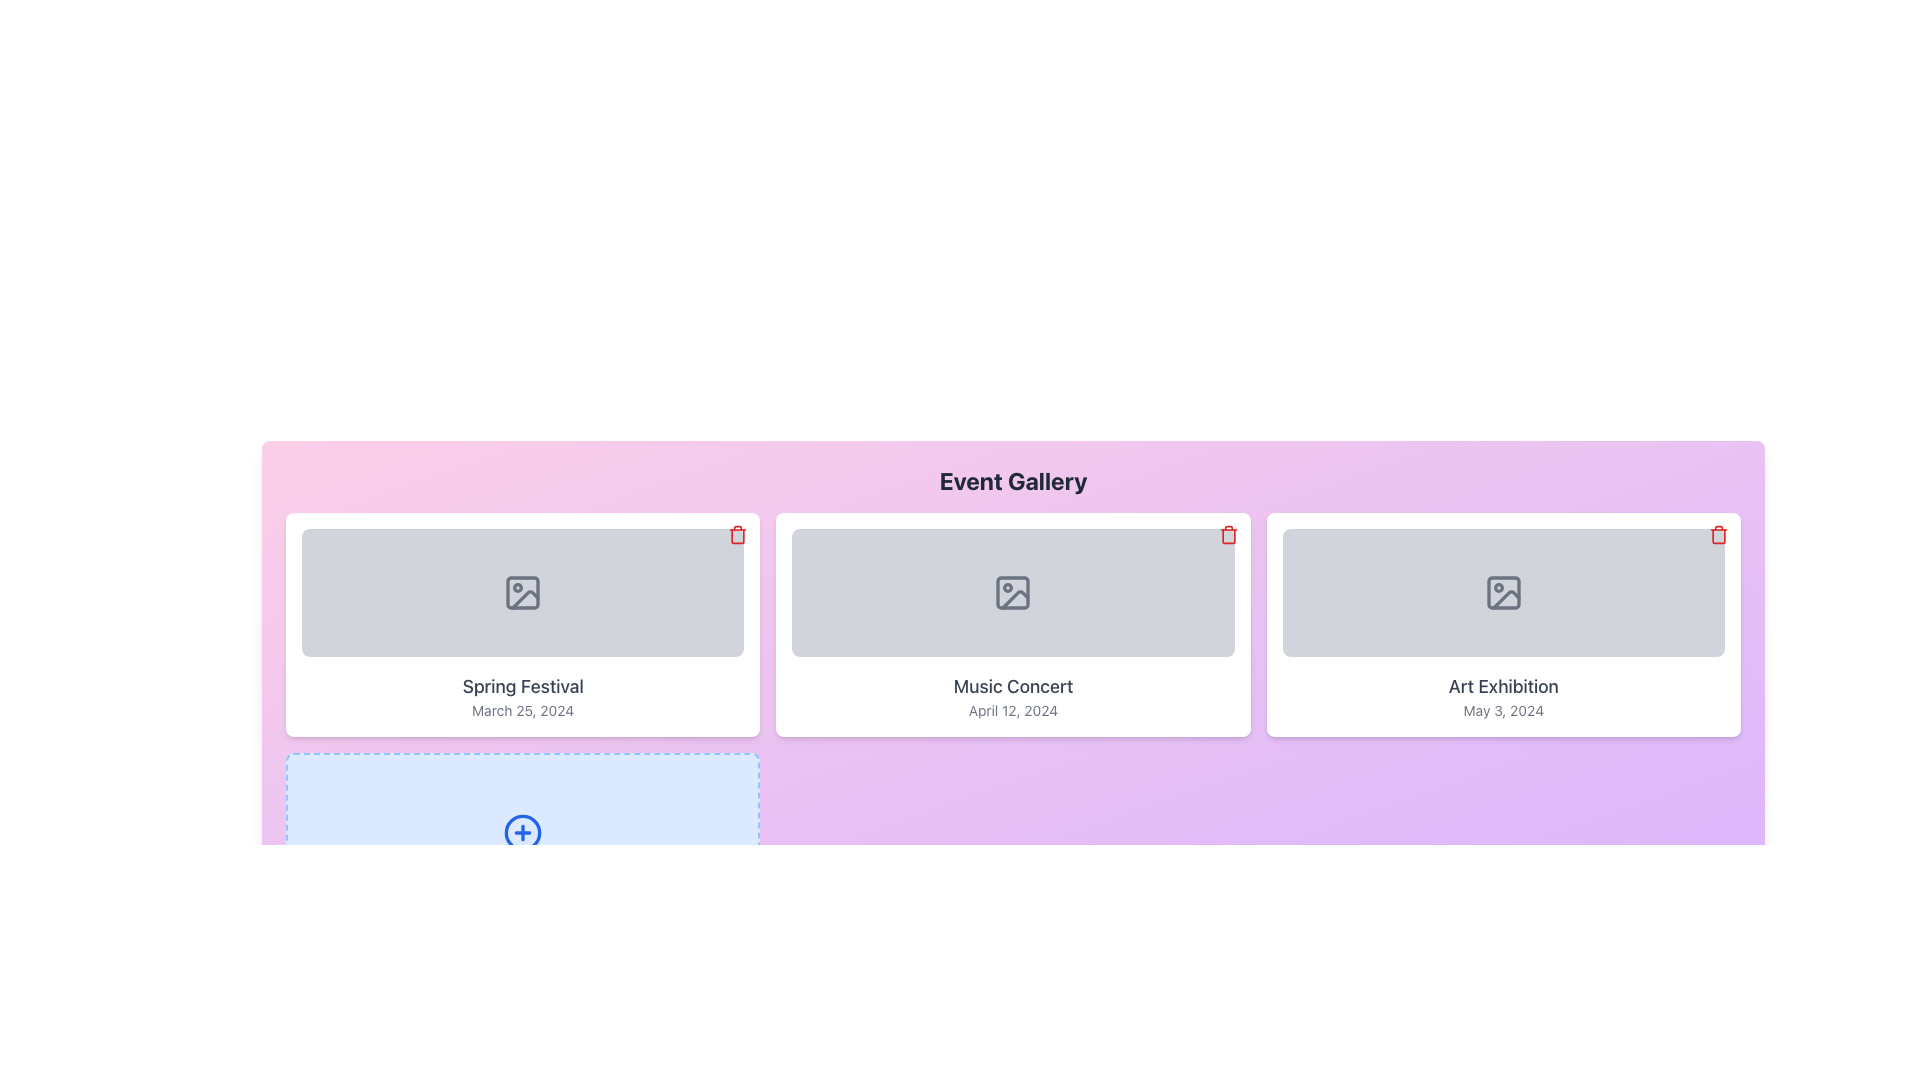 This screenshot has height=1080, width=1920. Describe the element at coordinates (737, 534) in the screenshot. I see `the red trash can icon button located at the top-right corner of the first event card under the 'Event Gallery' heading to change its color` at that location.